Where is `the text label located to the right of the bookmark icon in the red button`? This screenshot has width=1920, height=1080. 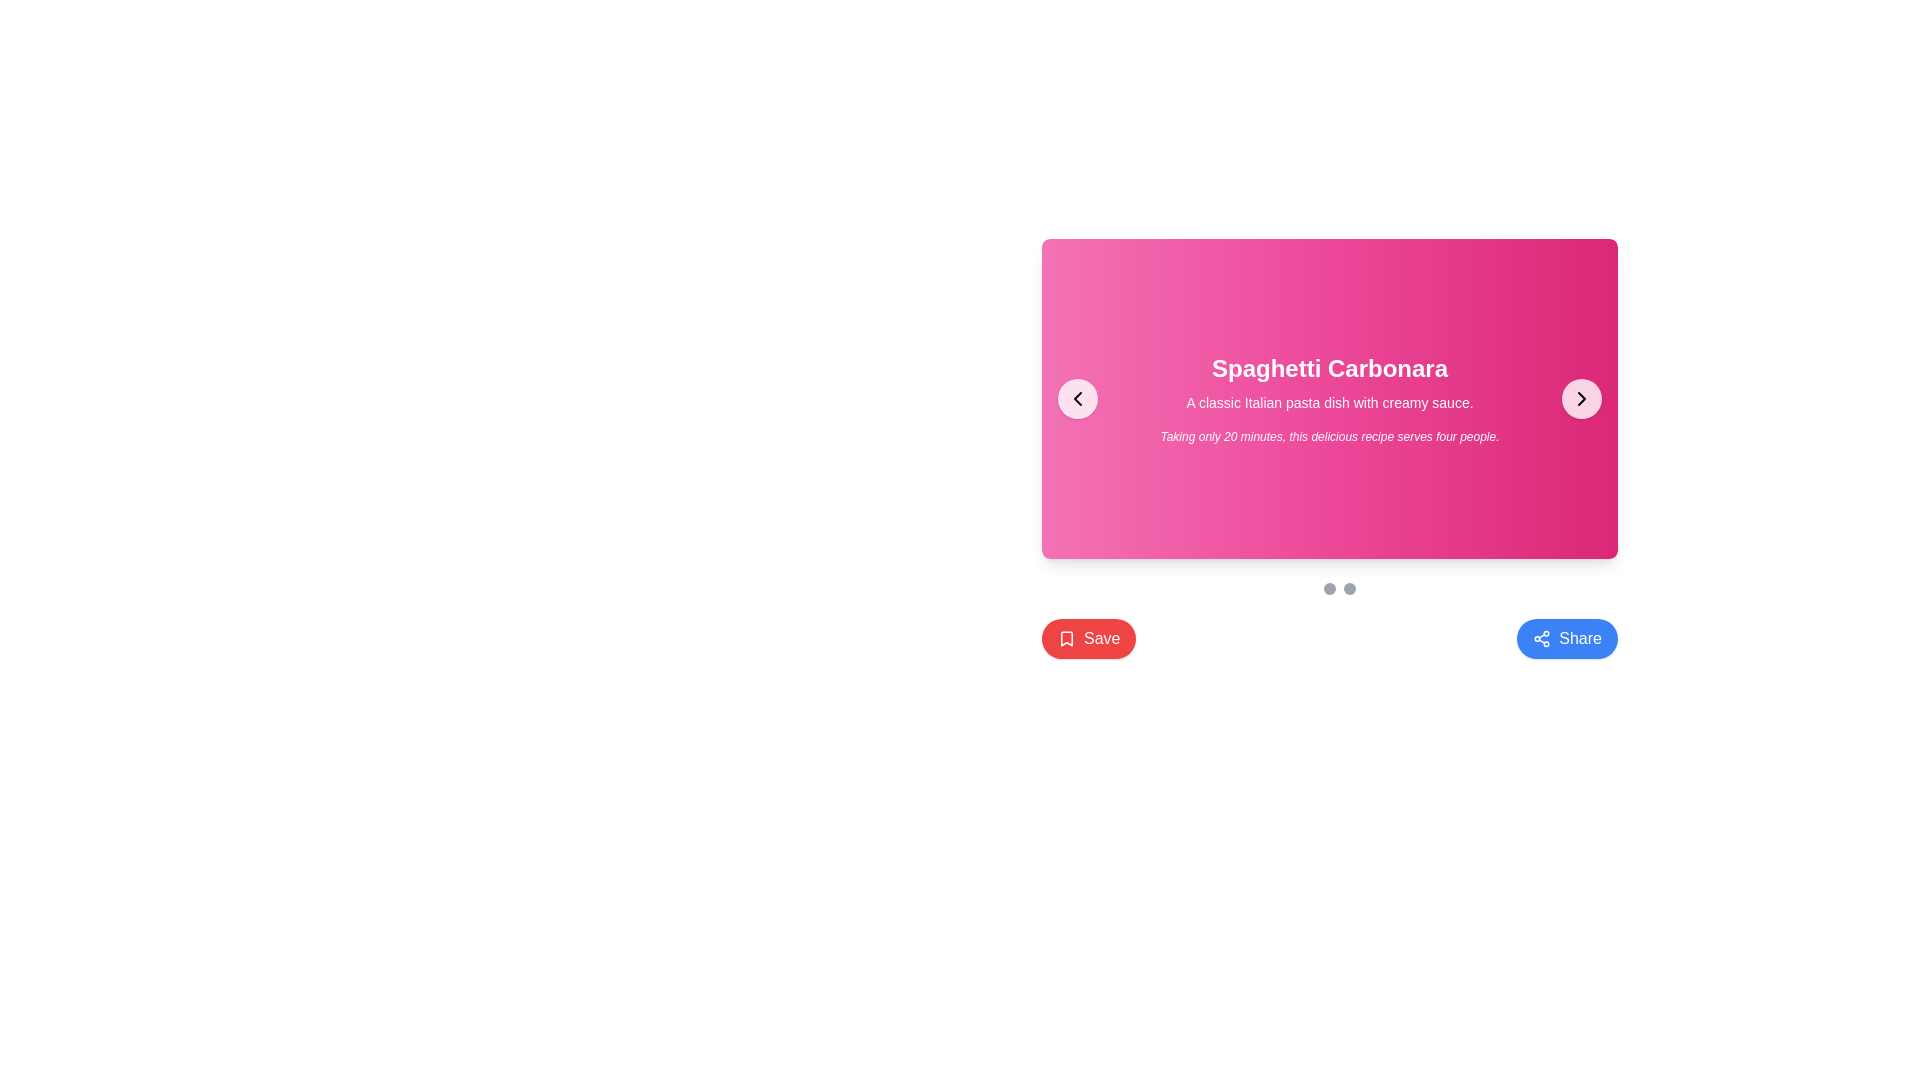
the text label located to the right of the bookmark icon in the red button is located at coordinates (1101, 639).